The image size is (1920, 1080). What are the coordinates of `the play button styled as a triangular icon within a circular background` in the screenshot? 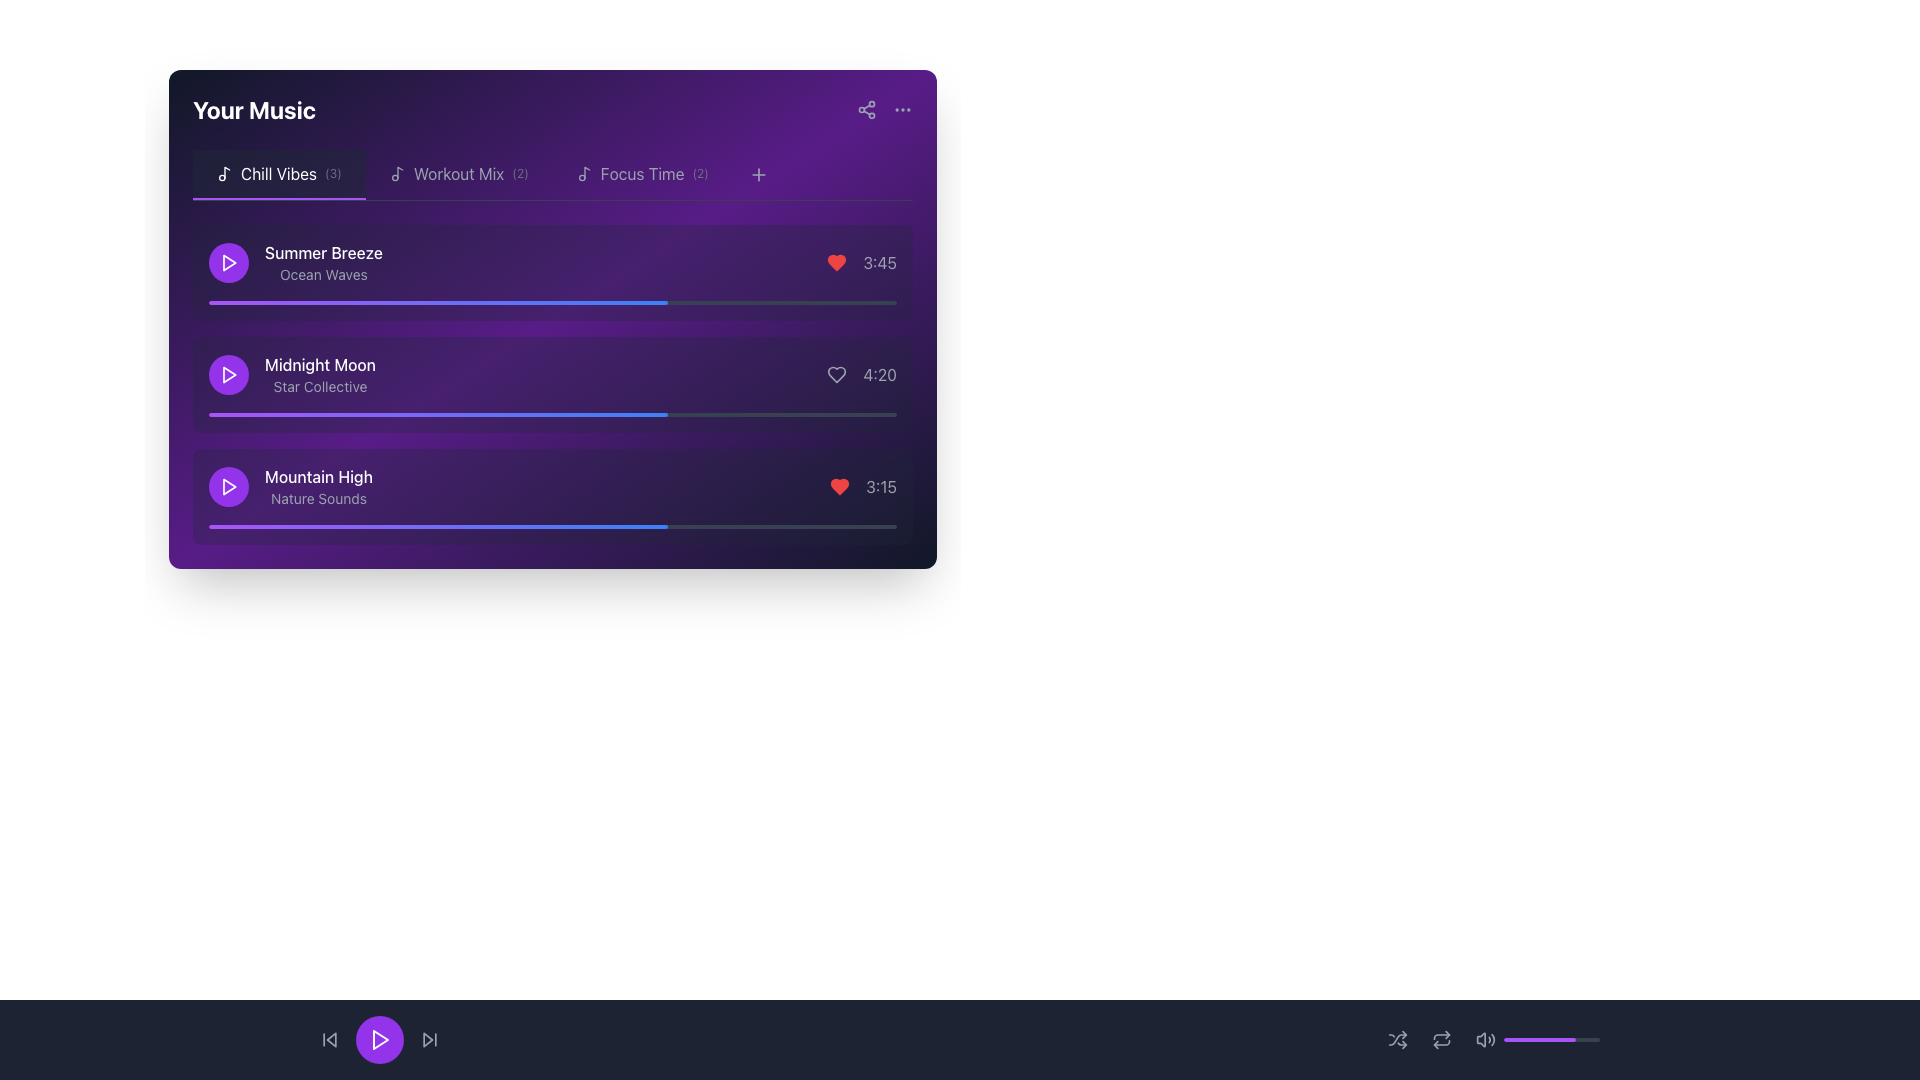 It's located at (229, 486).